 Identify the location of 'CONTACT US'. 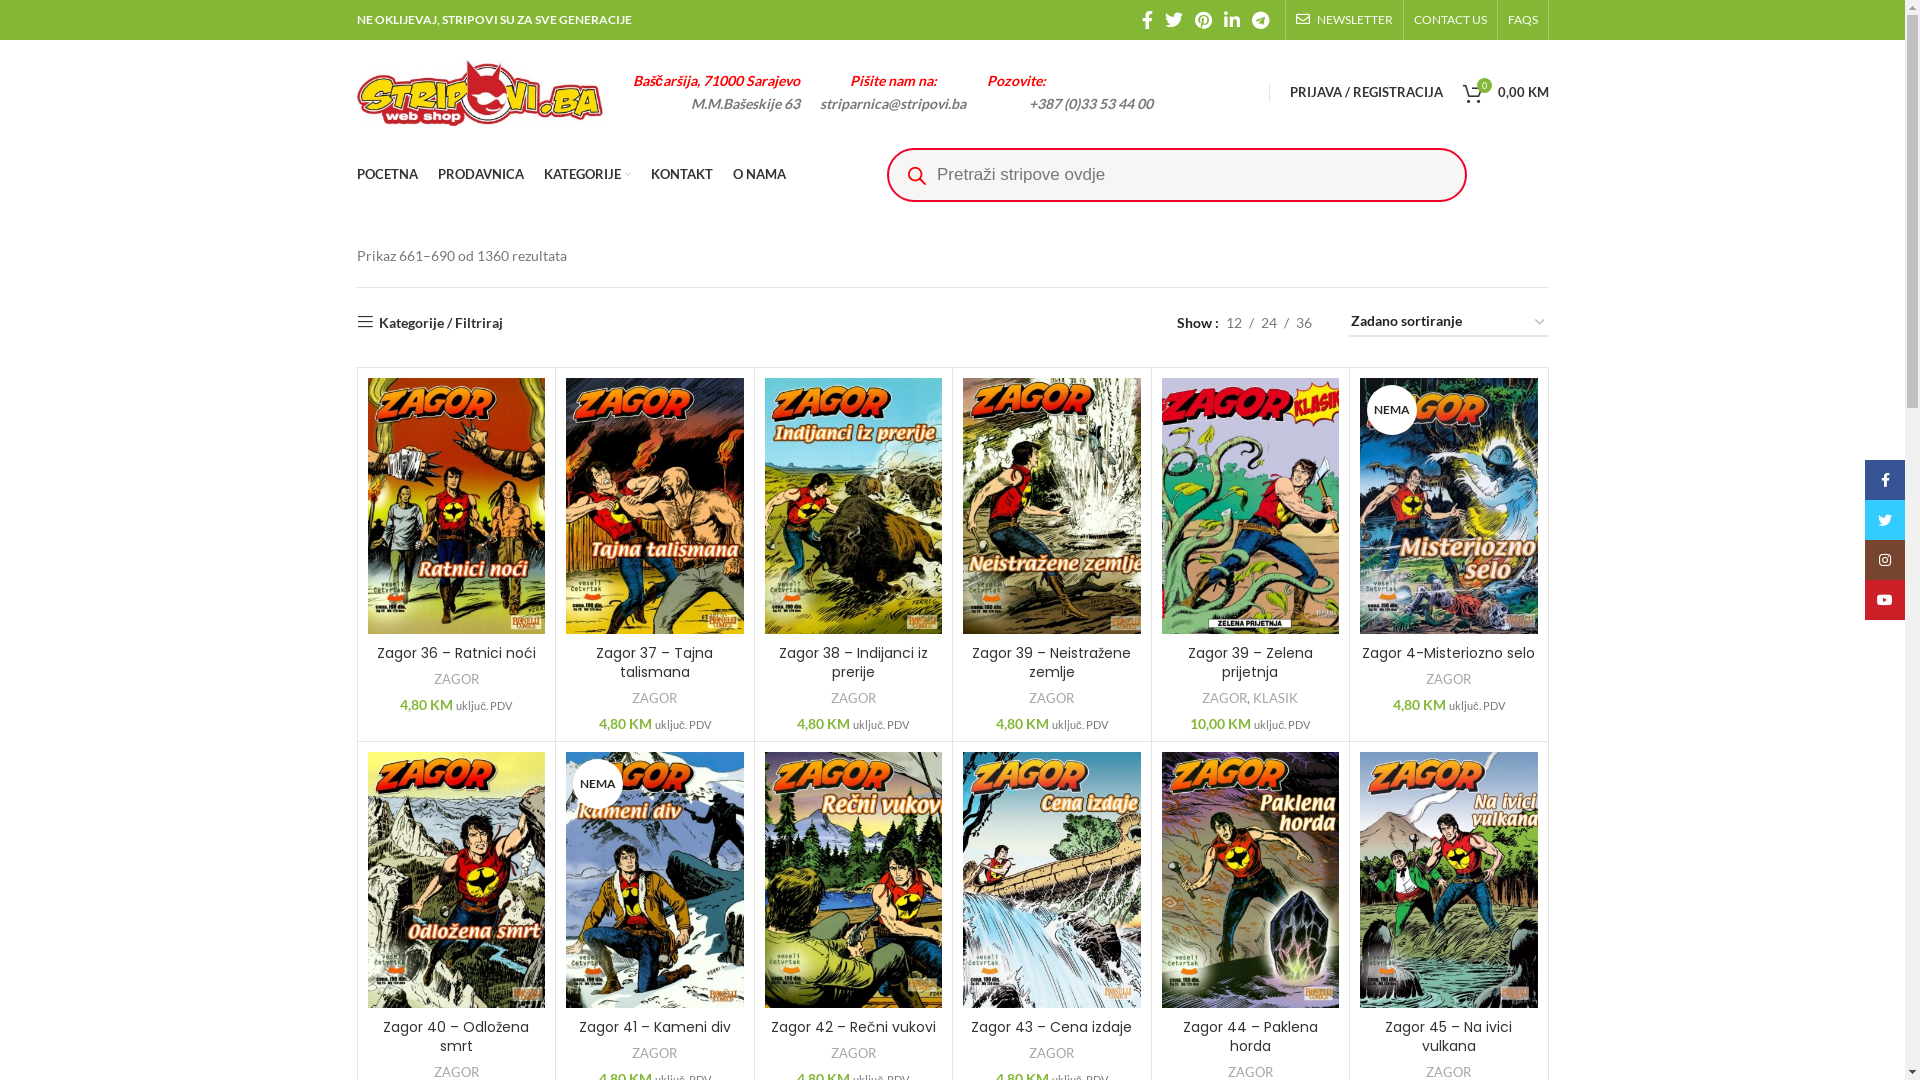
(1413, 19).